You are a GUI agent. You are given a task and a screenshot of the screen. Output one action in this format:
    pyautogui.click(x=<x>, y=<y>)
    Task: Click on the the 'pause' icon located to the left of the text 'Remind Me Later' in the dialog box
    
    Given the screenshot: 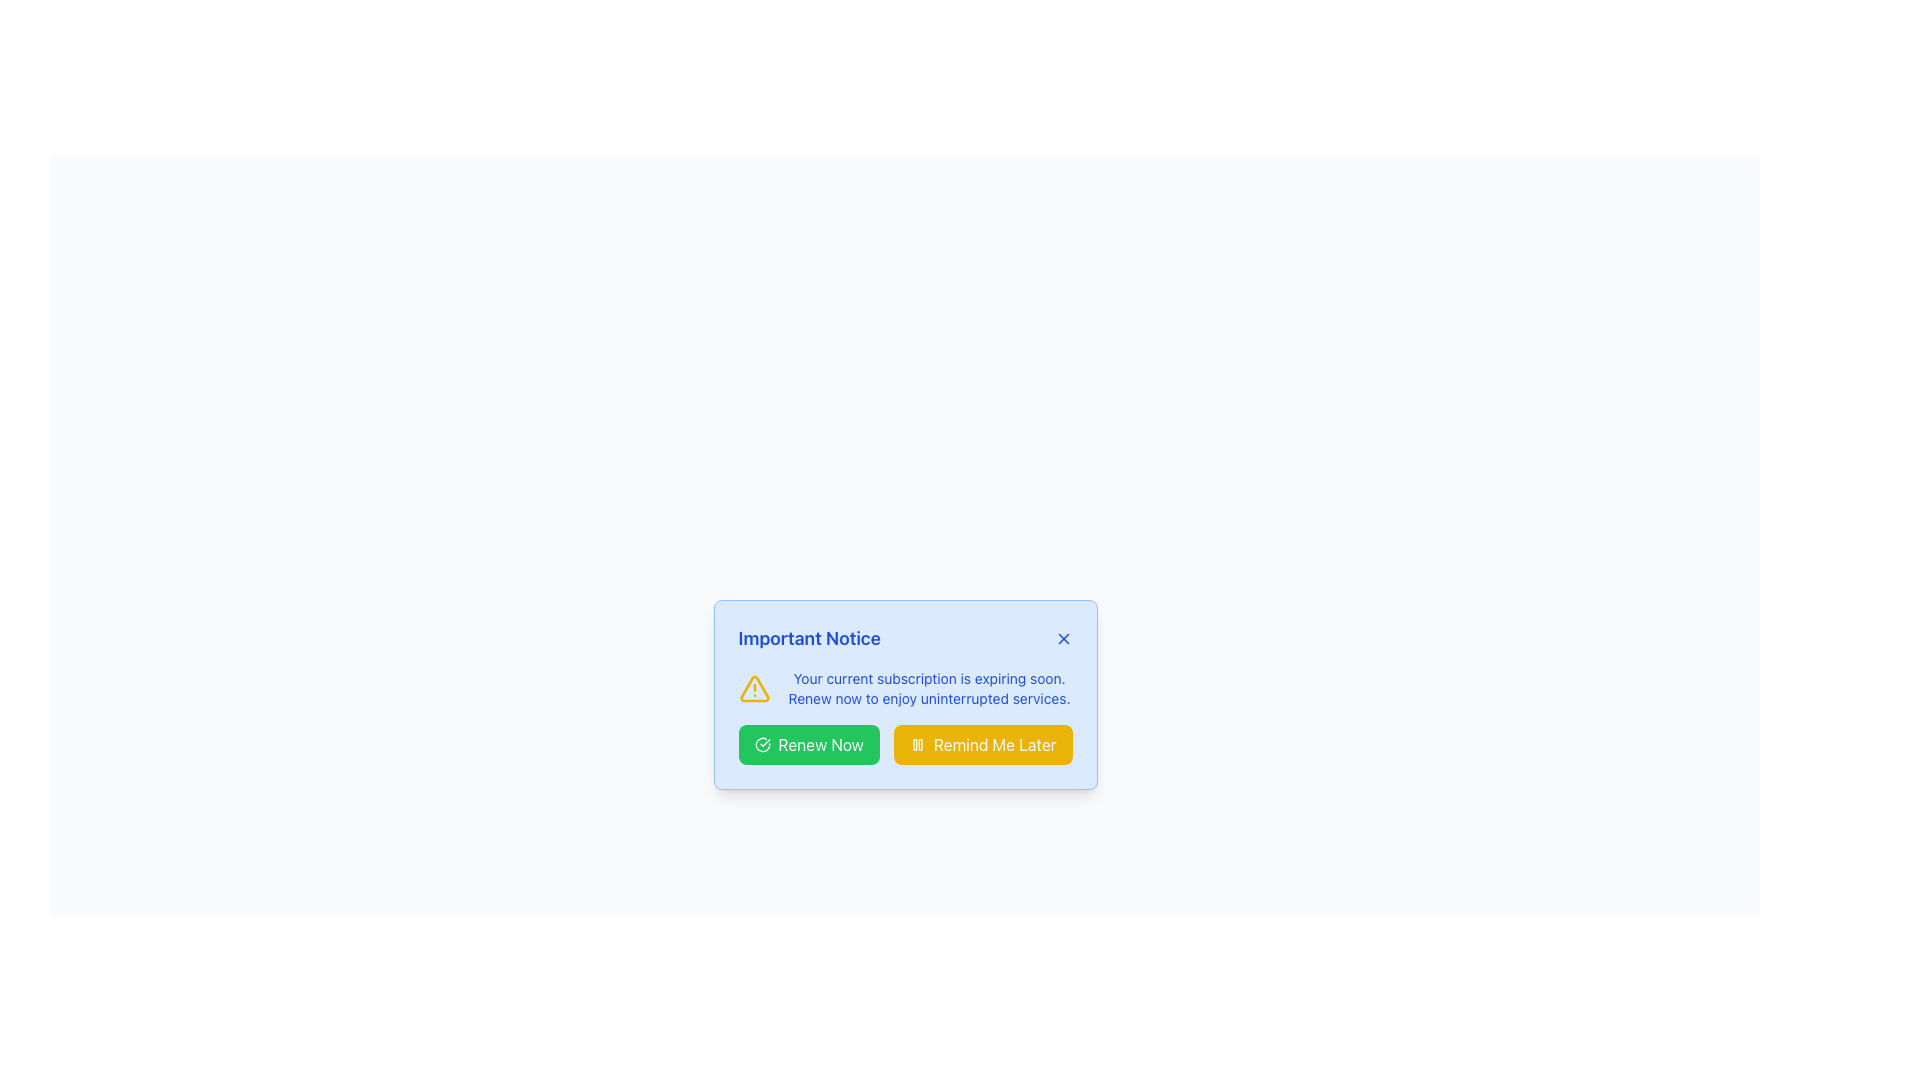 What is the action you would take?
    pyautogui.click(x=916, y=744)
    